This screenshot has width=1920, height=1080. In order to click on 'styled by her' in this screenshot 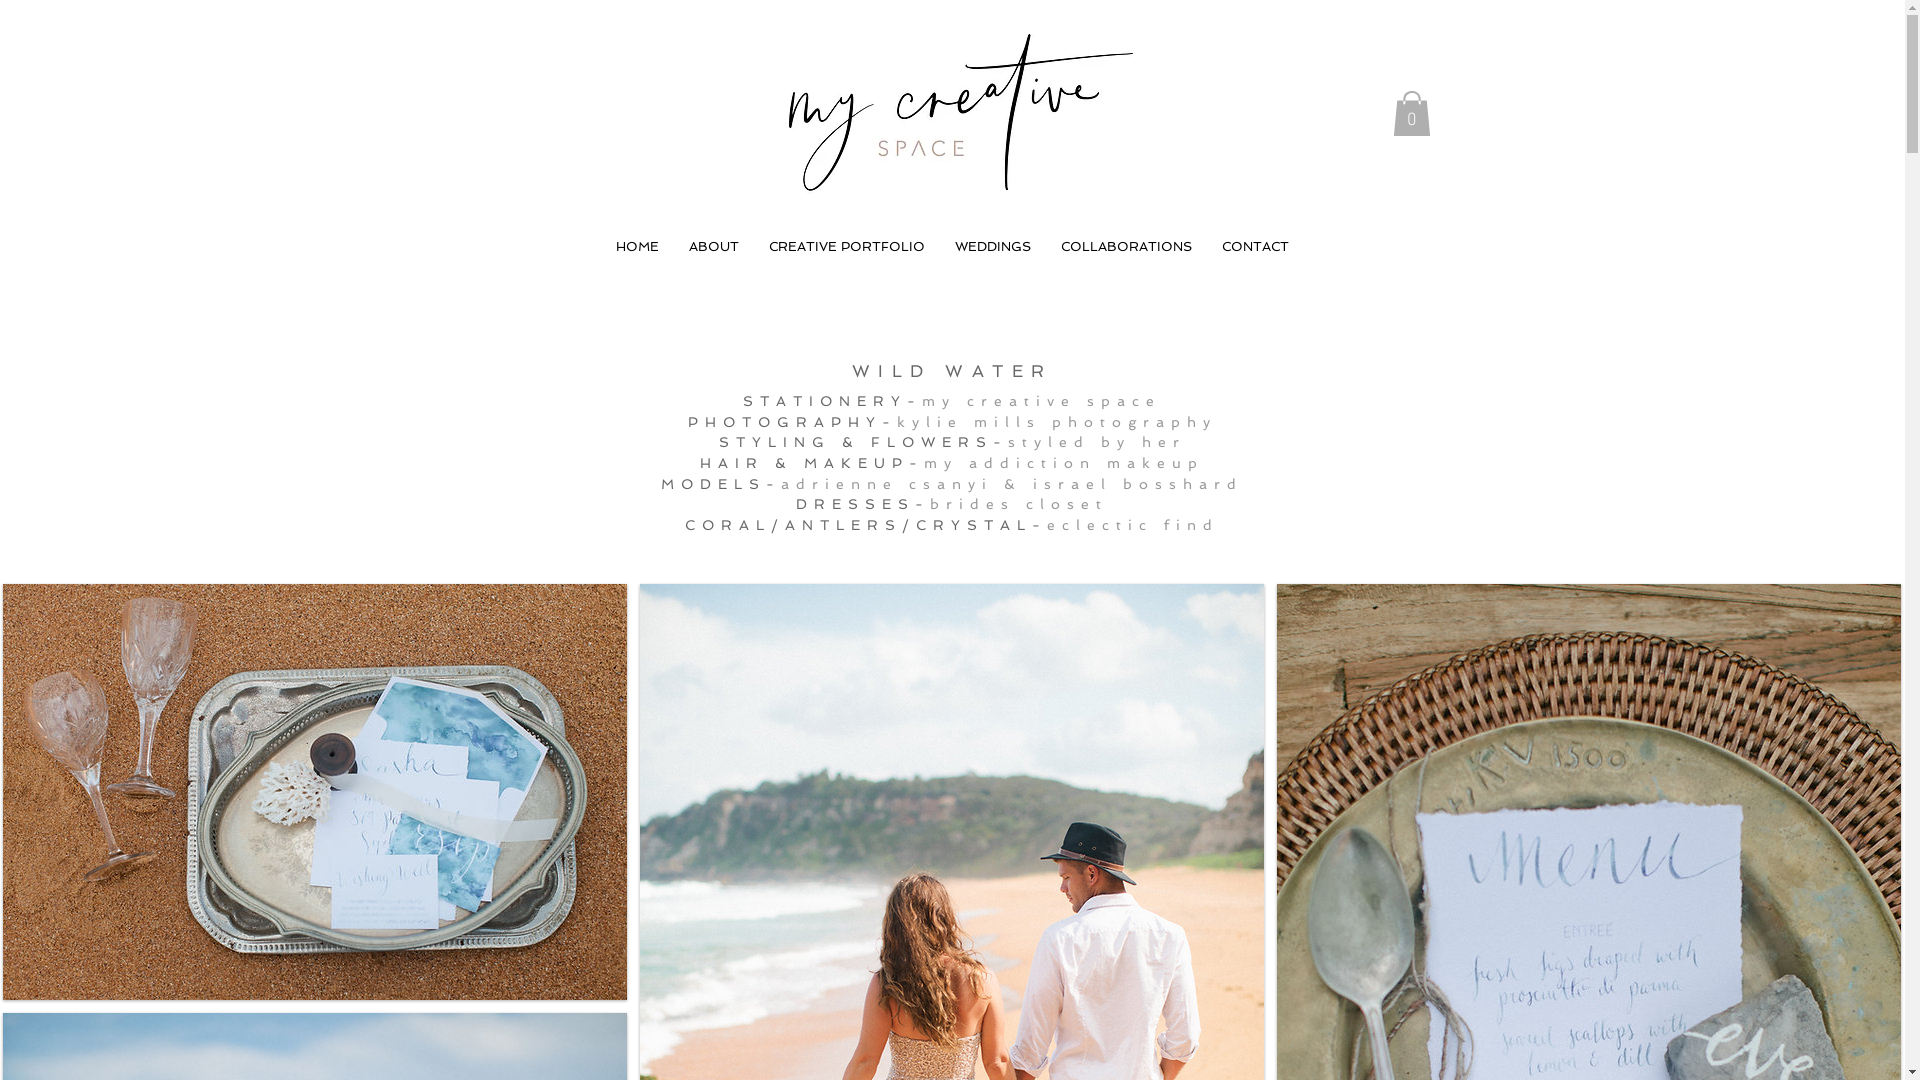, I will do `click(1008, 441)`.